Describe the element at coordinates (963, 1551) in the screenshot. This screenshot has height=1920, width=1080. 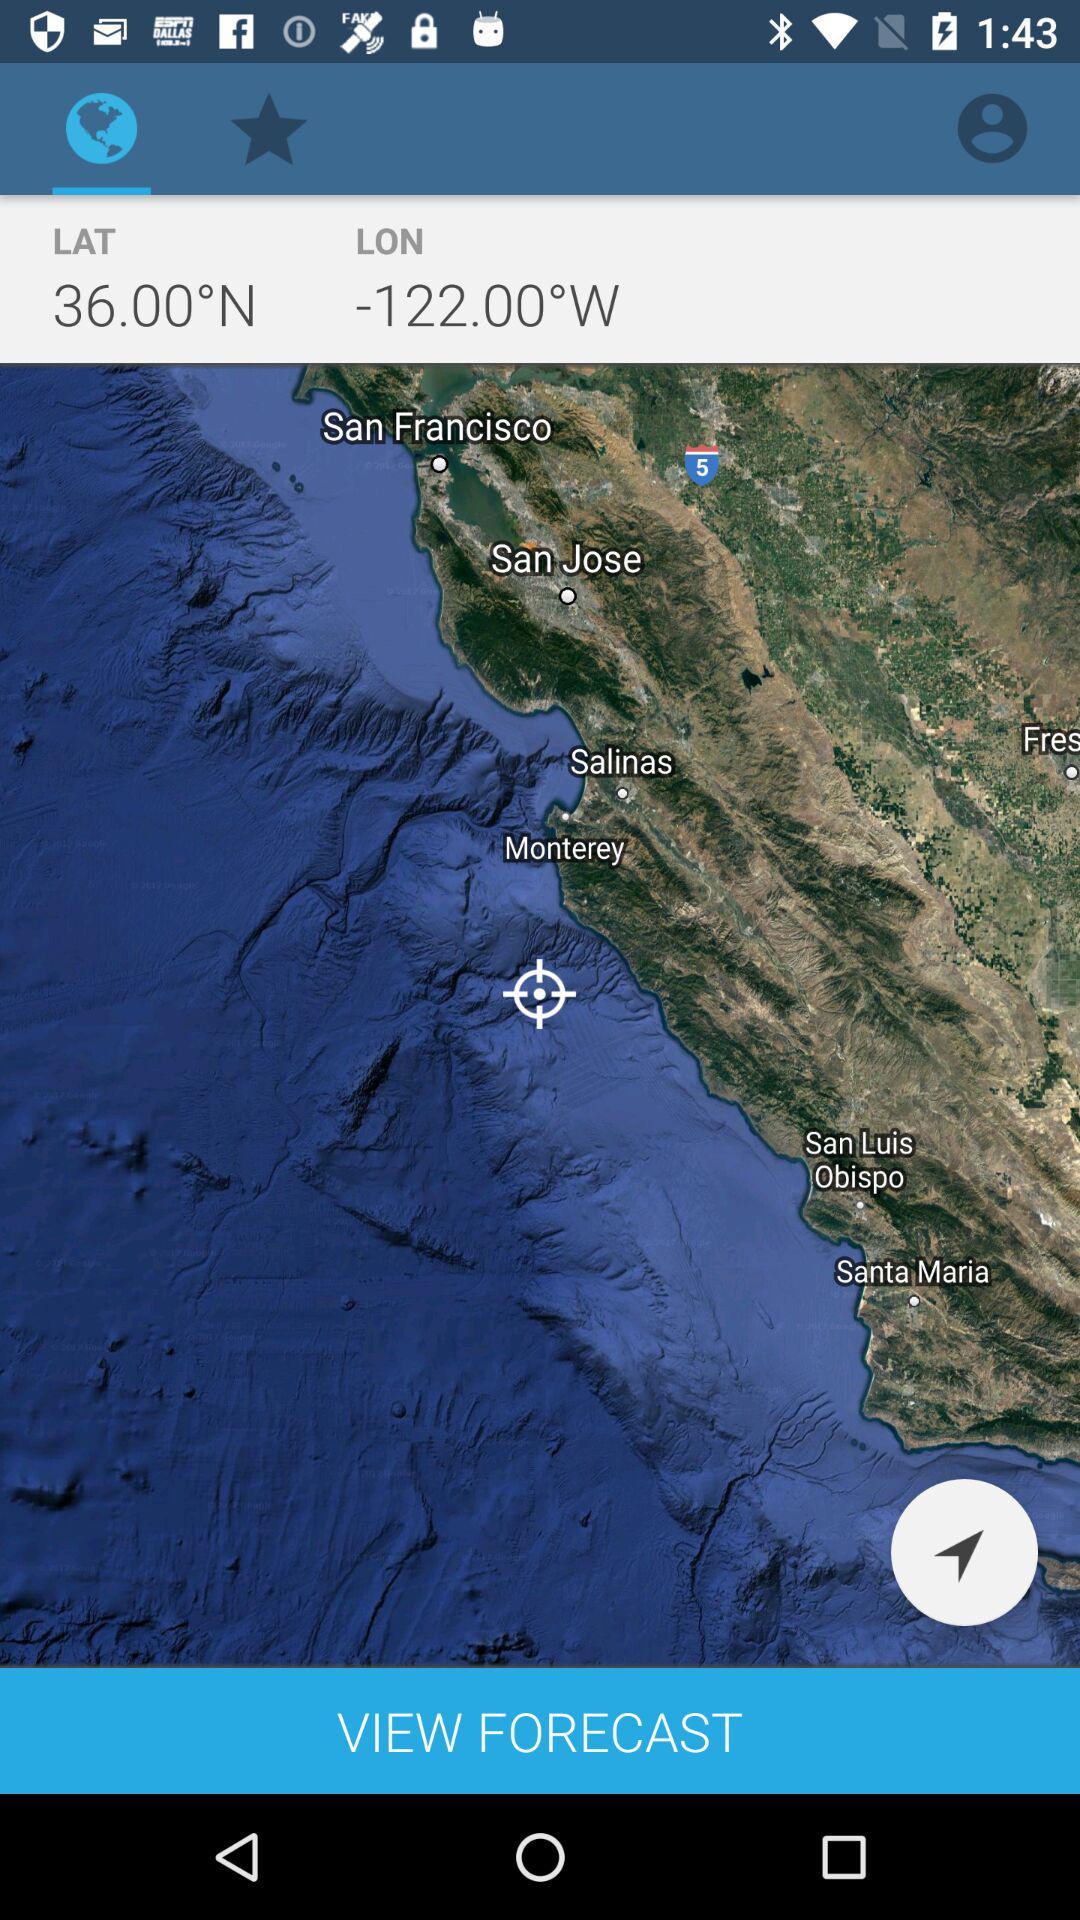
I see `the navigation icon` at that location.